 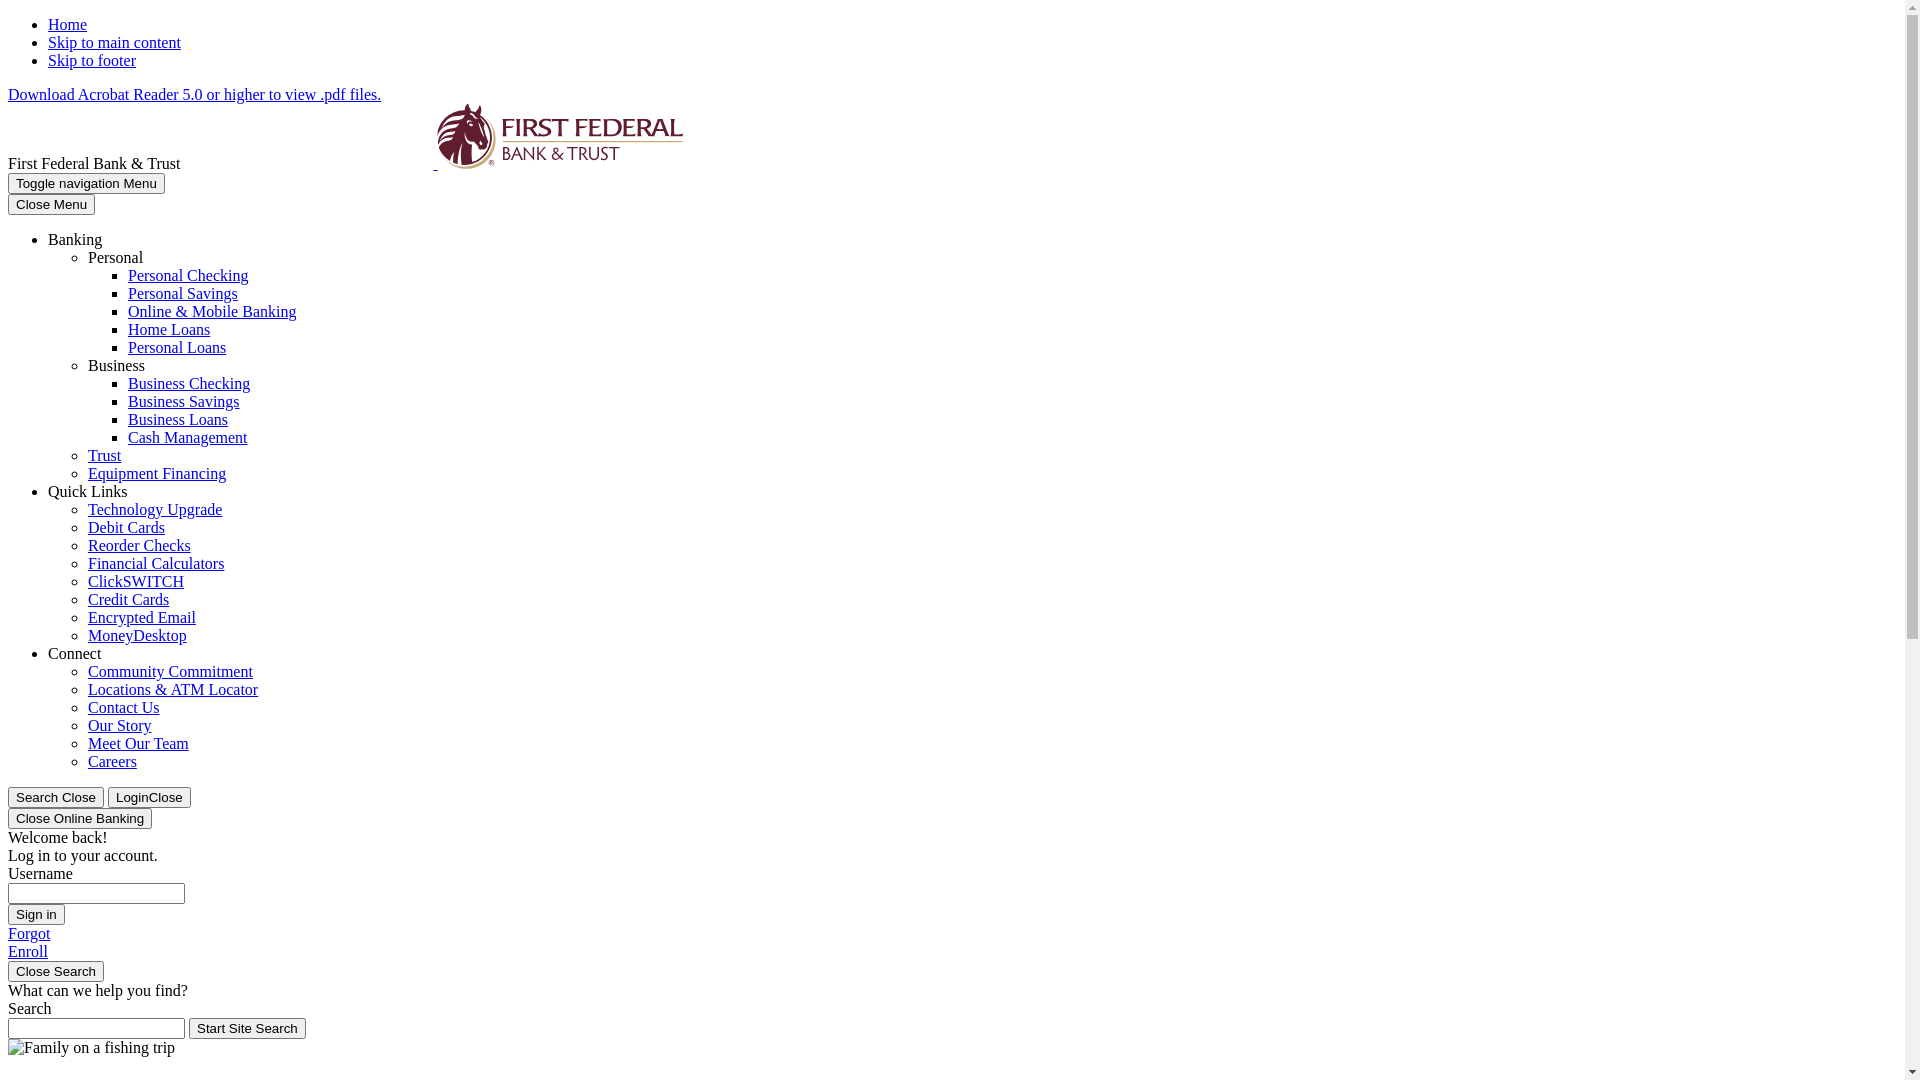 I want to click on 'Close Search', so click(x=56, y=970).